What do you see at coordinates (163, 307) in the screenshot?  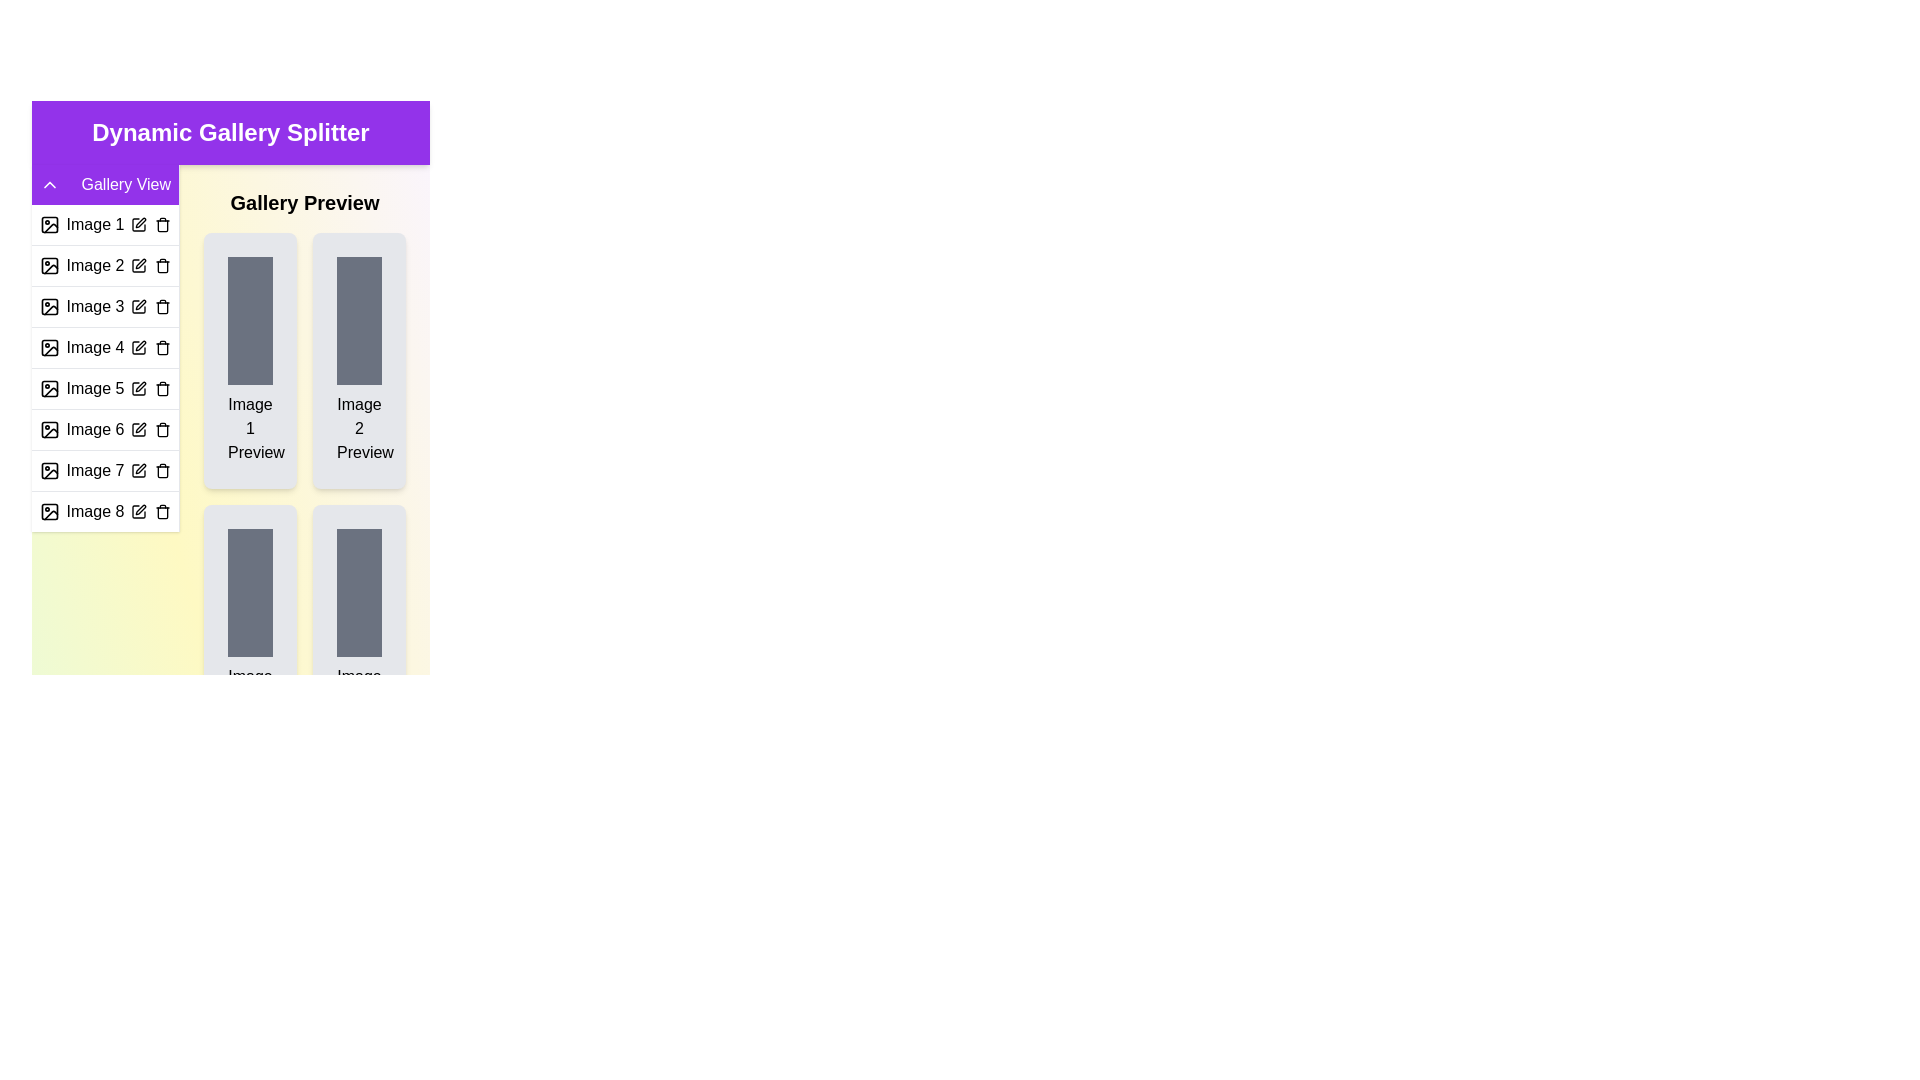 I see `the delete button for 'Image 3' to change its color to red` at bounding box center [163, 307].